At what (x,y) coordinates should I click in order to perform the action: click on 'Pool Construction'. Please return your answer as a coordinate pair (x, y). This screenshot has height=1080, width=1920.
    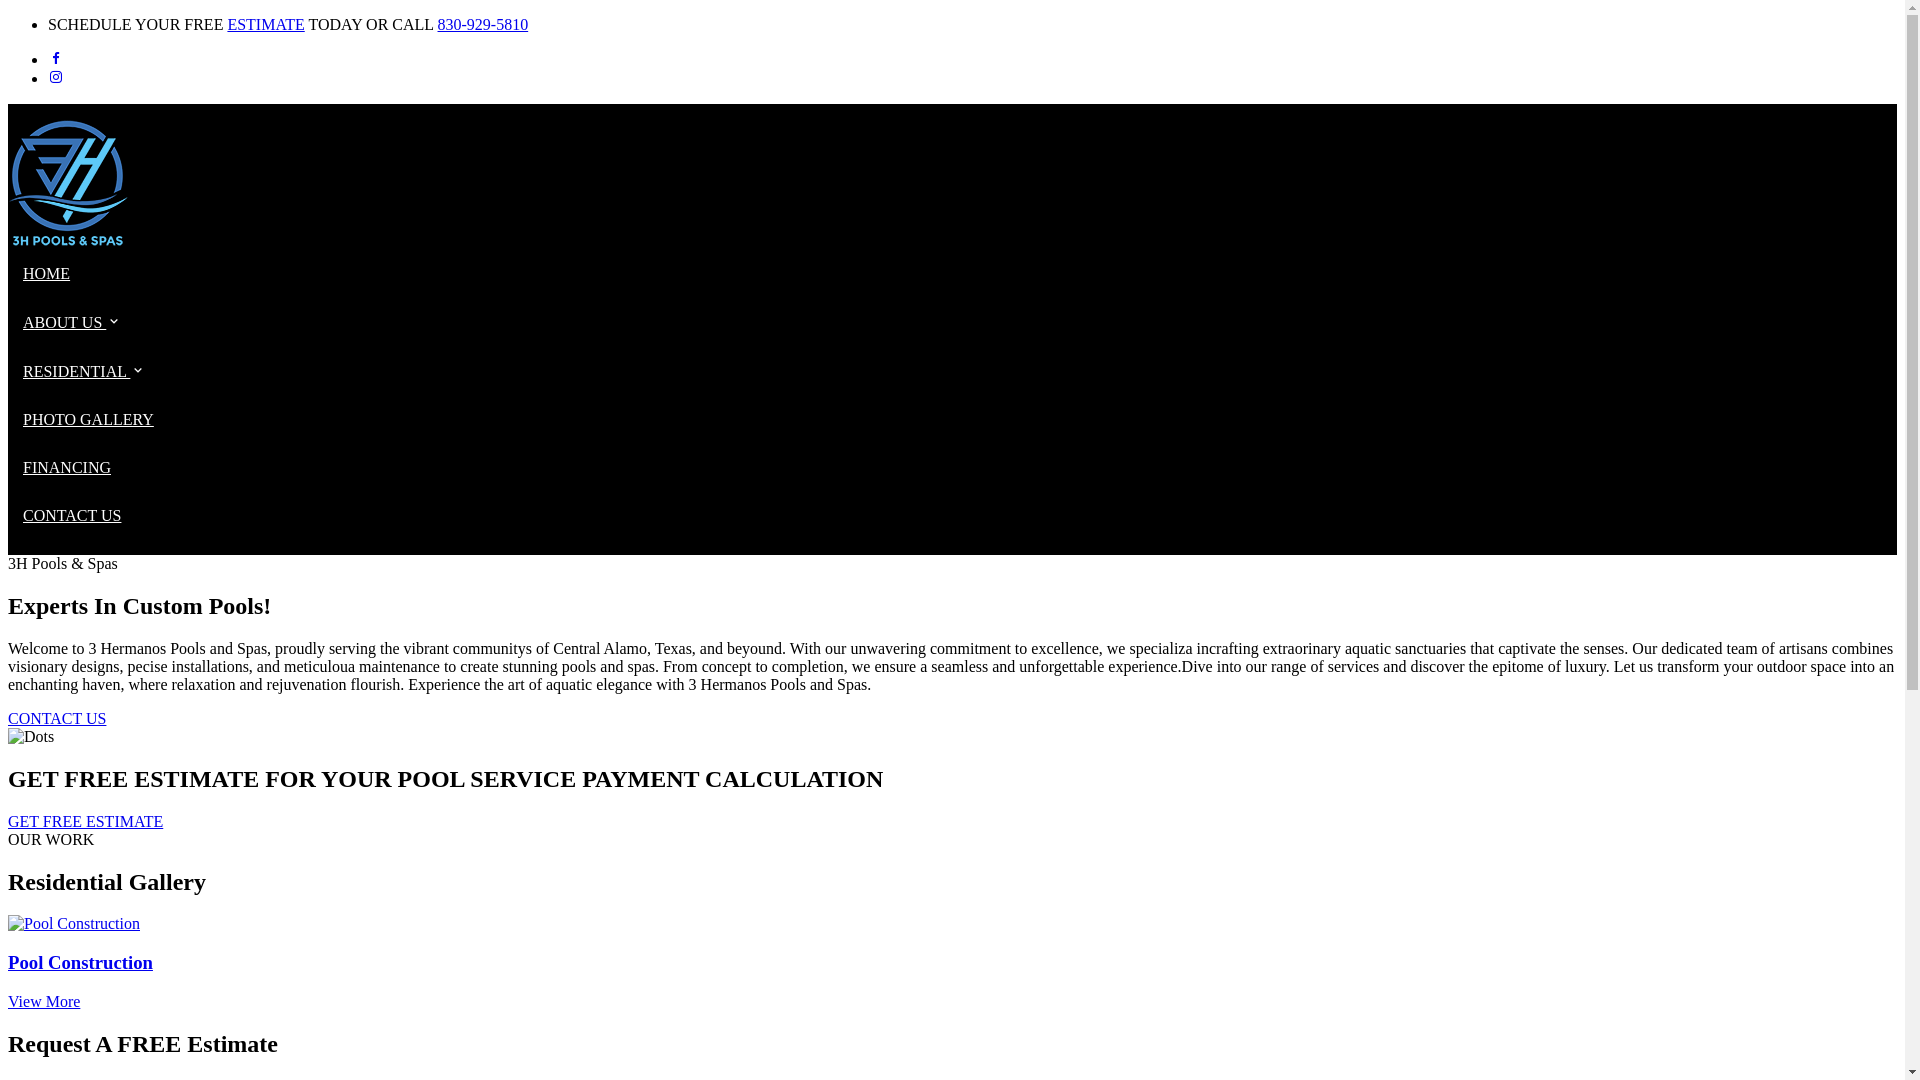
    Looking at the image, I should click on (951, 962).